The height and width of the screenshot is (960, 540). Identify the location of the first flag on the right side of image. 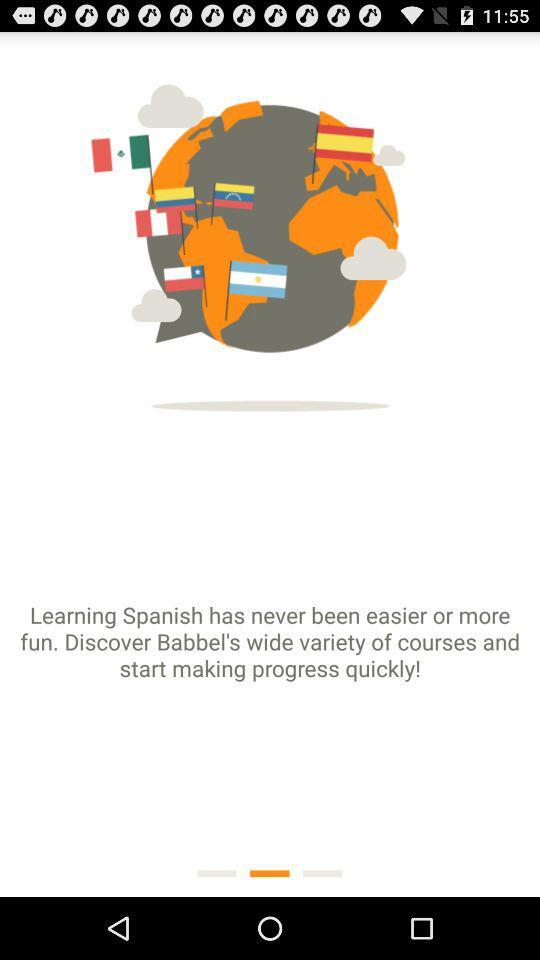
(312, 150).